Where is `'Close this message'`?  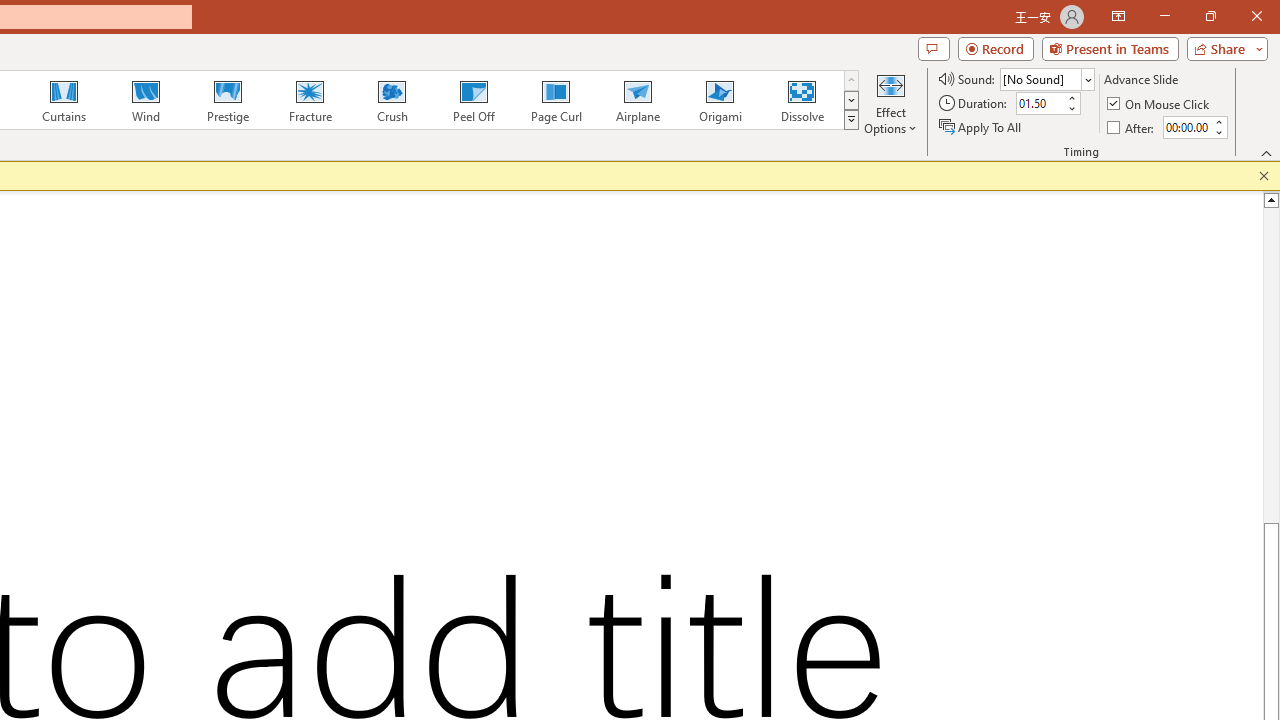 'Close this message' is located at coordinates (1263, 175).